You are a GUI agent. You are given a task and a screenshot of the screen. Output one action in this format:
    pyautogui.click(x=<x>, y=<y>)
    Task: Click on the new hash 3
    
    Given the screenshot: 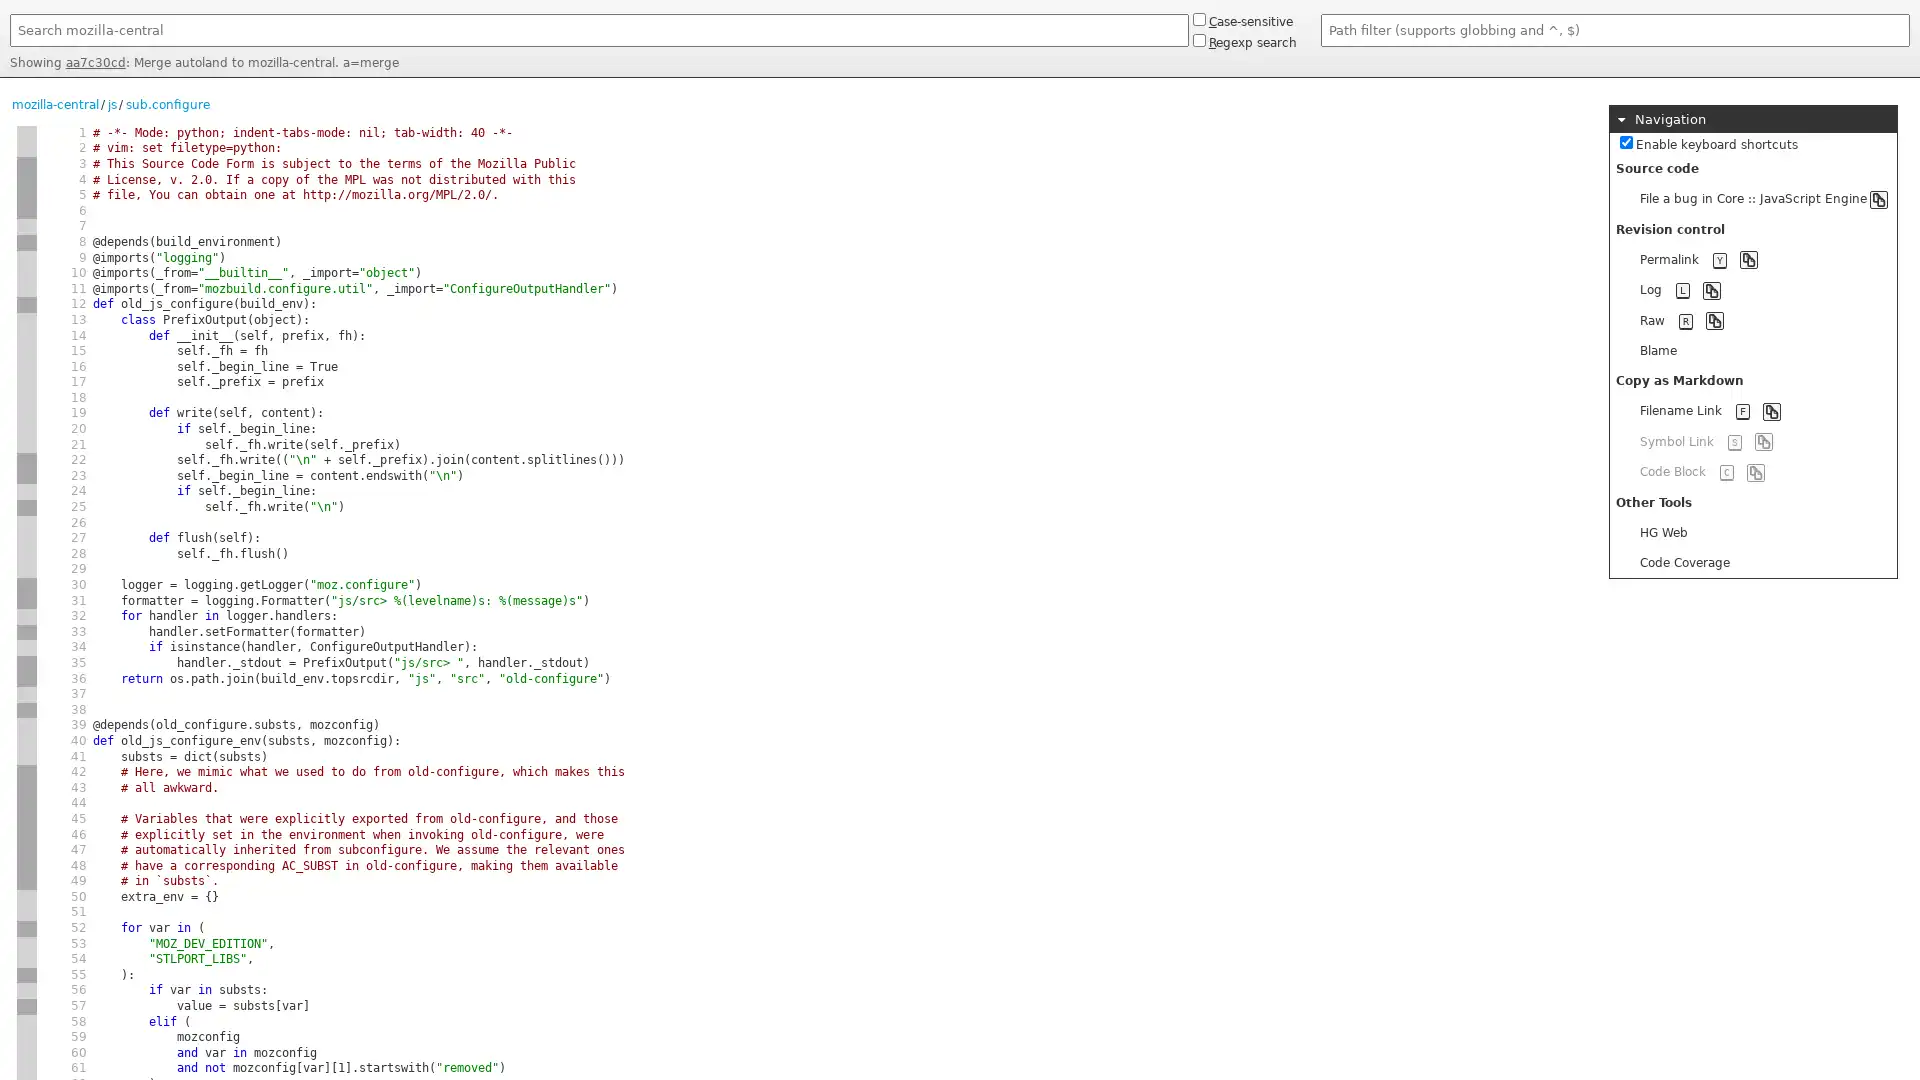 What is the action you would take?
    pyautogui.click(x=27, y=225)
    